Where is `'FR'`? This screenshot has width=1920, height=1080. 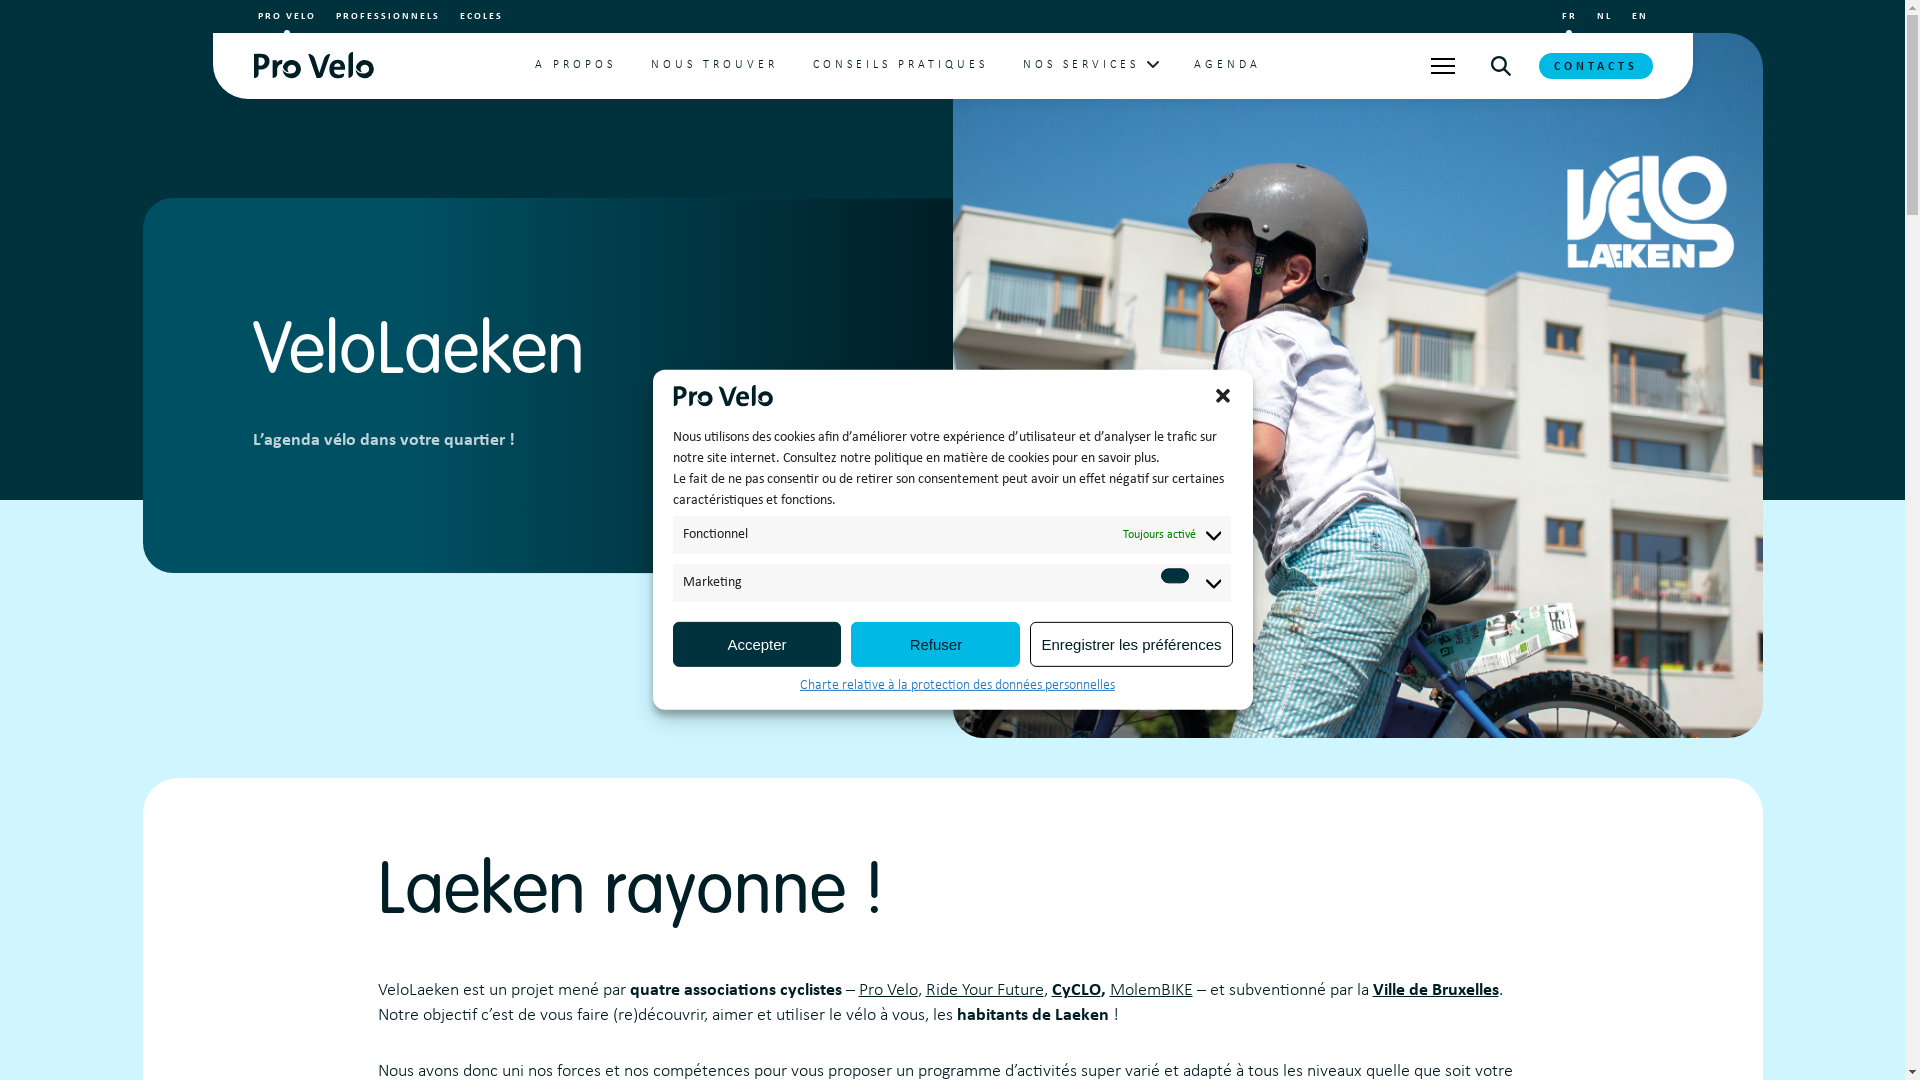 'FR' is located at coordinates (1568, 16).